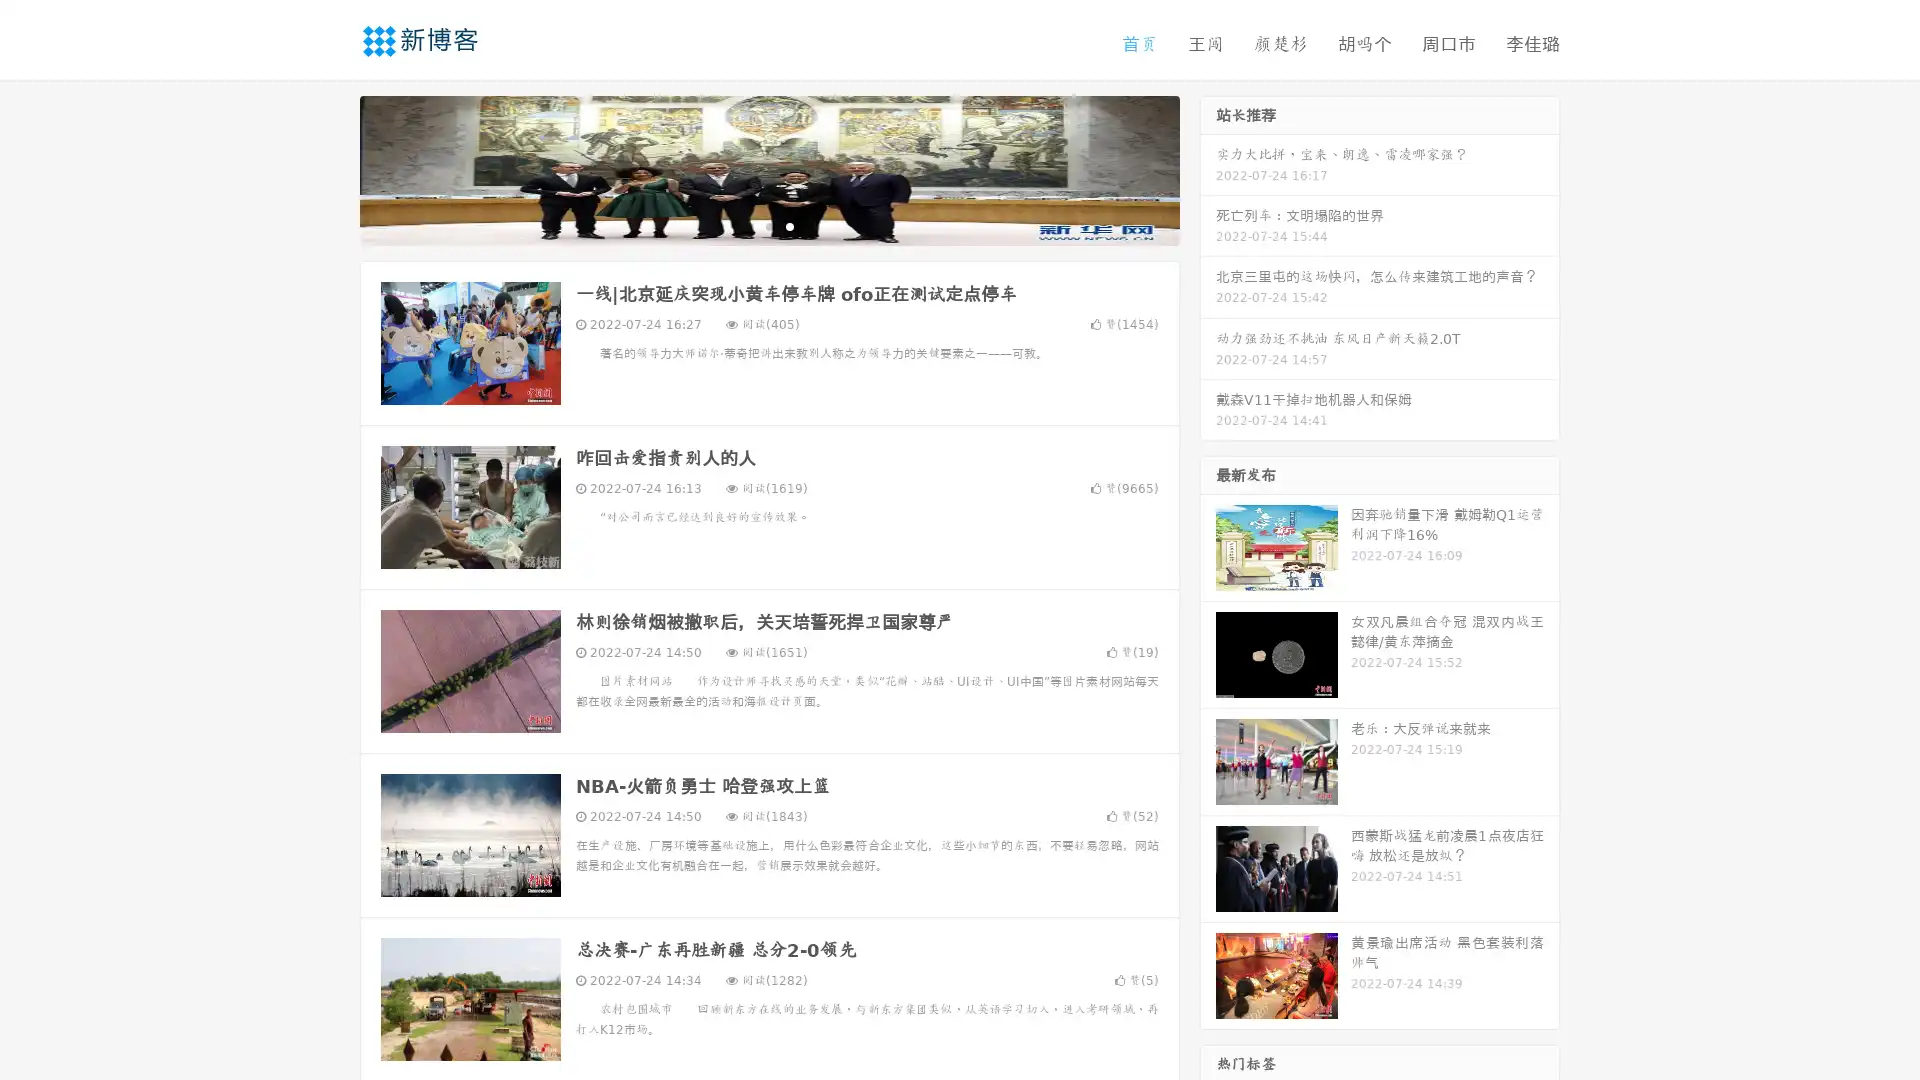 Image resolution: width=1920 pixels, height=1080 pixels. Describe the element at coordinates (748, 225) in the screenshot. I see `Go to slide 1` at that location.